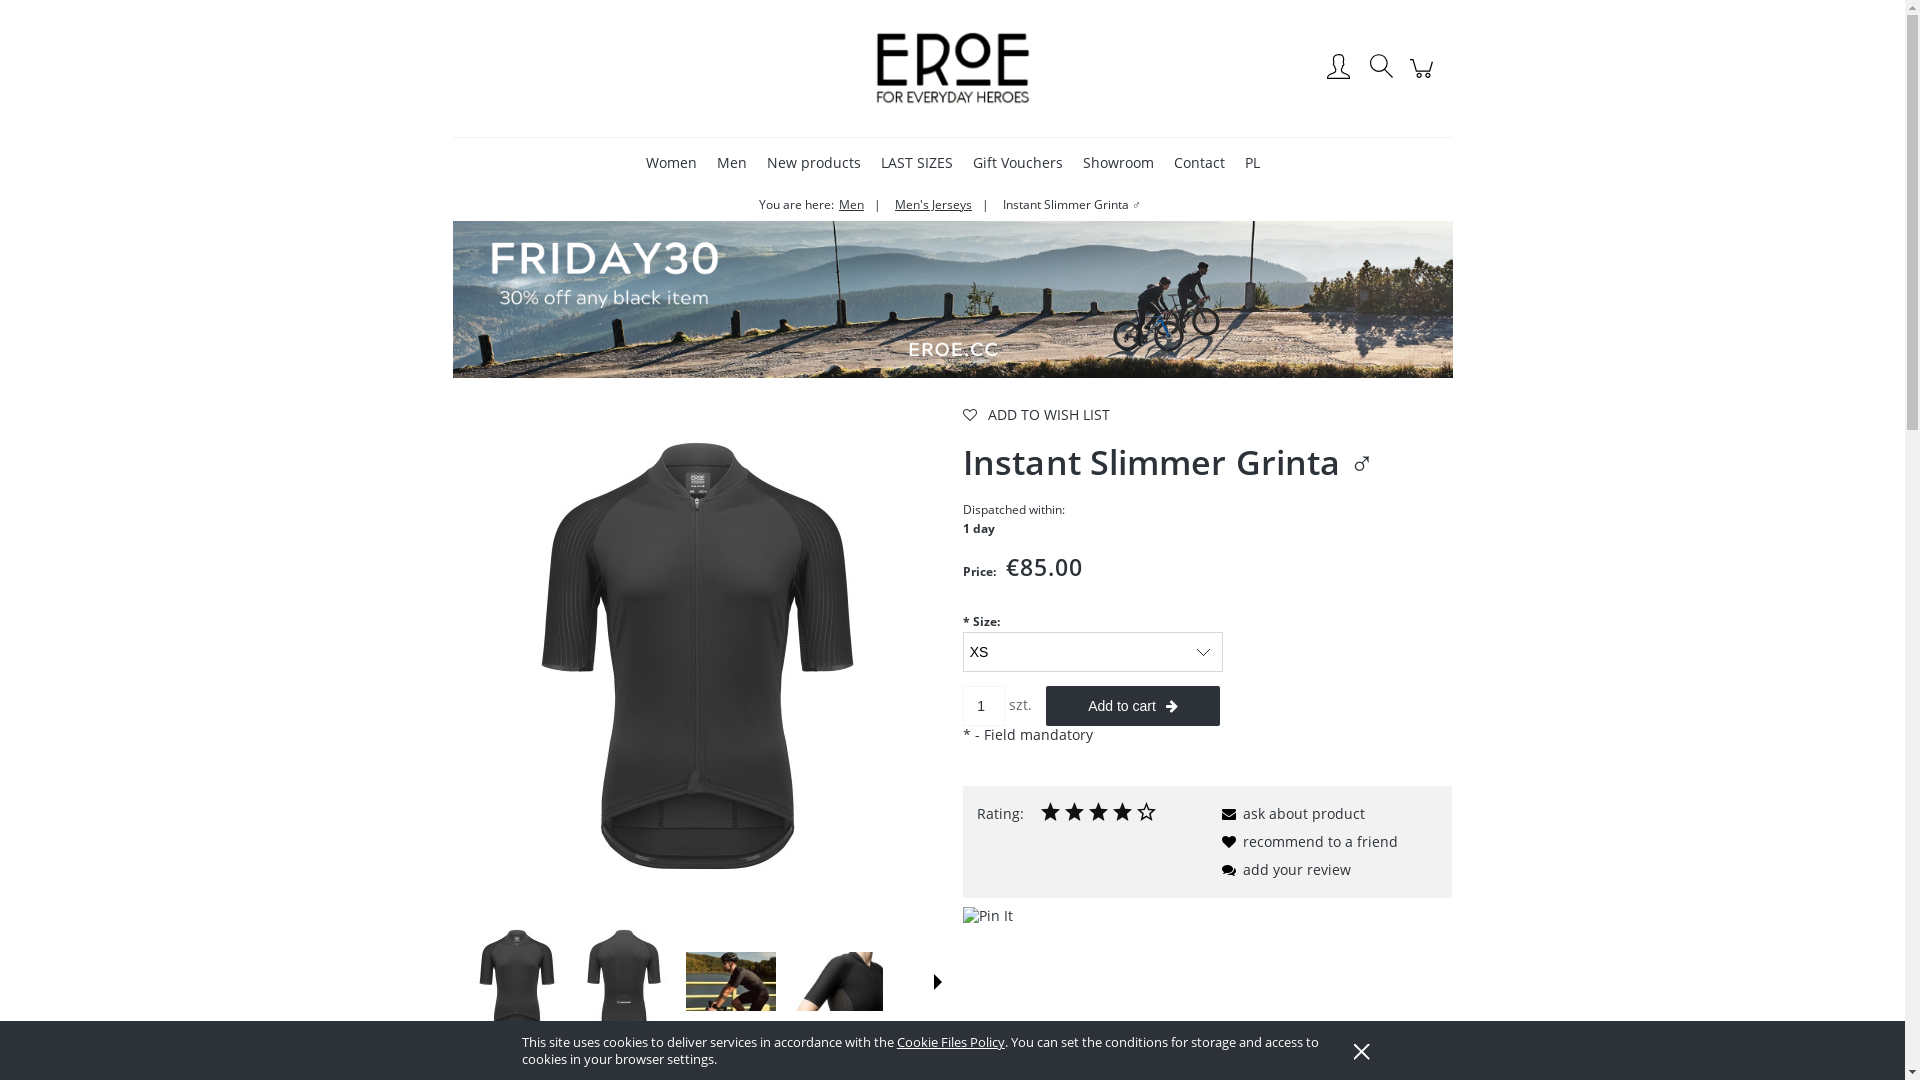 Image resolution: width=1920 pixels, height=1080 pixels. What do you see at coordinates (1422, 76) in the screenshot?
I see `'Cart'` at bounding box center [1422, 76].